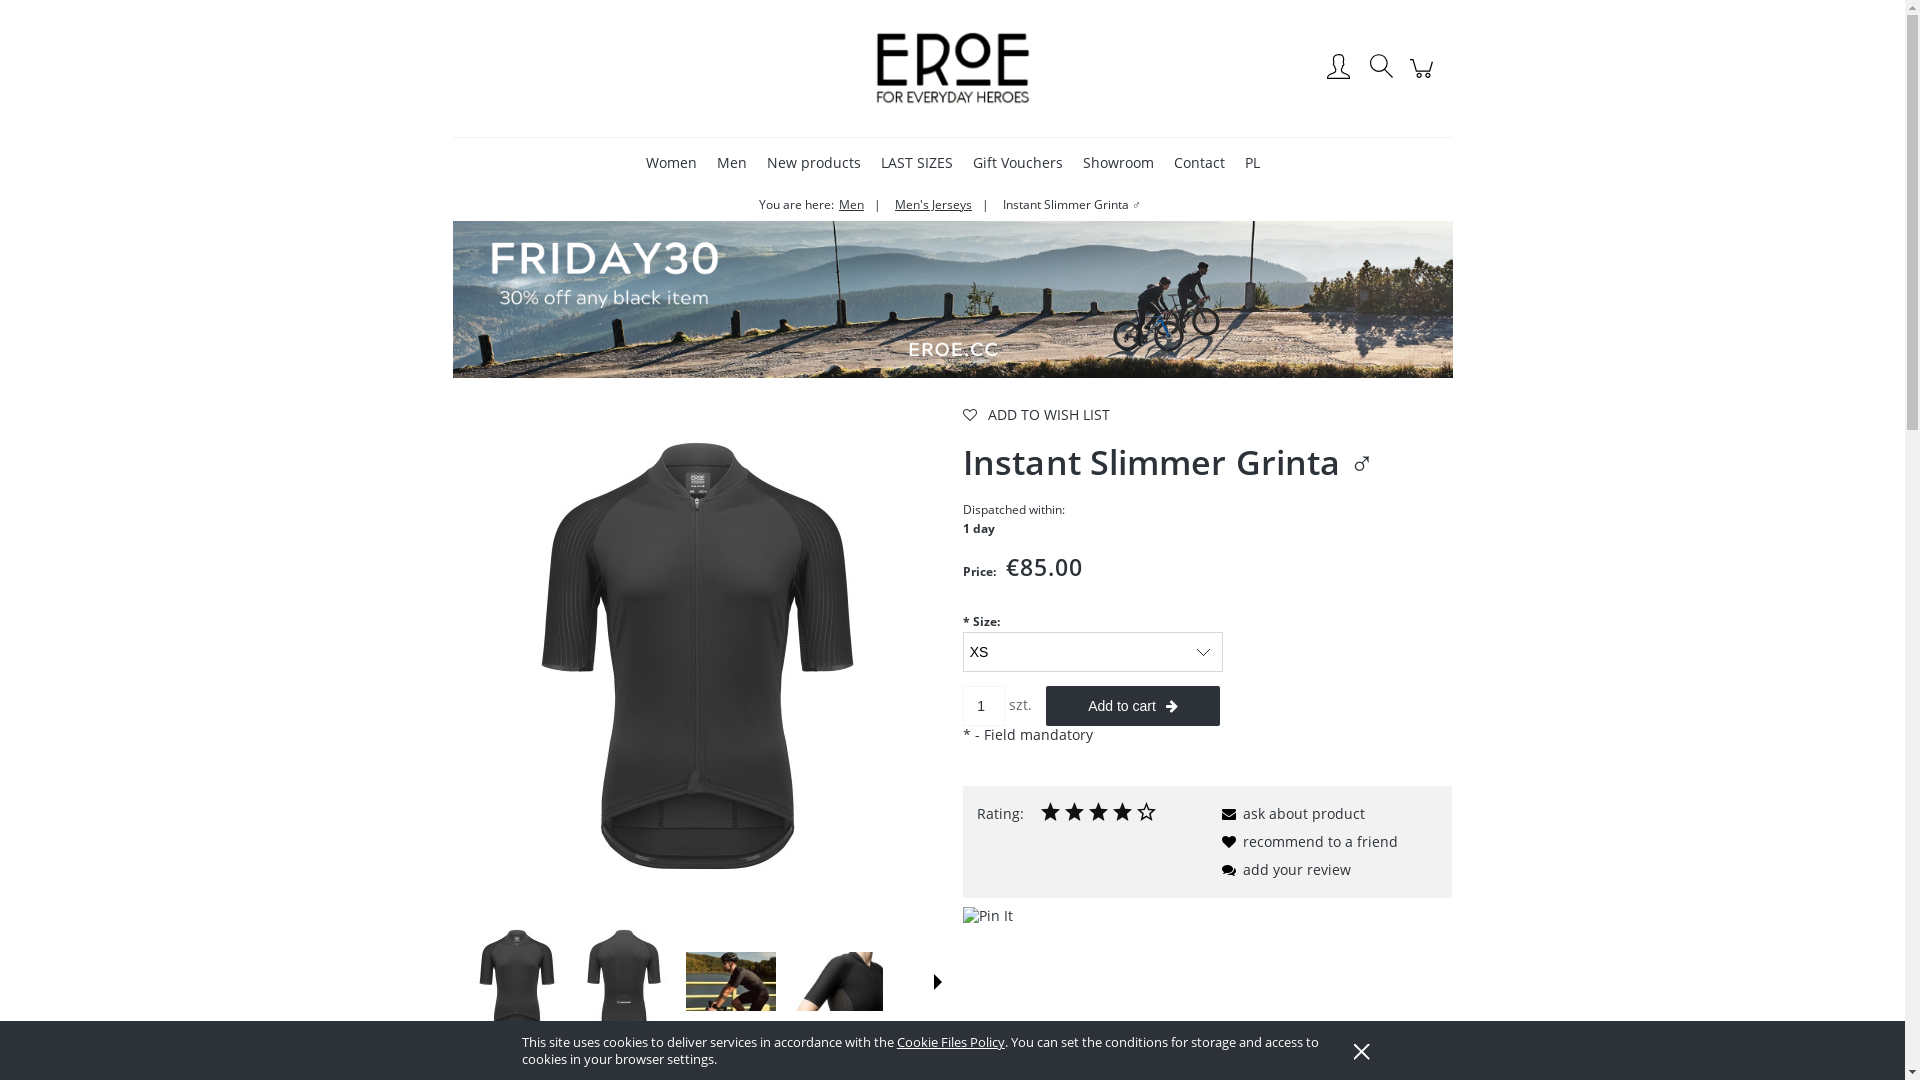 Image resolution: width=1920 pixels, height=1080 pixels. What do you see at coordinates (1422, 76) in the screenshot?
I see `'Cart'` at bounding box center [1422, 76].